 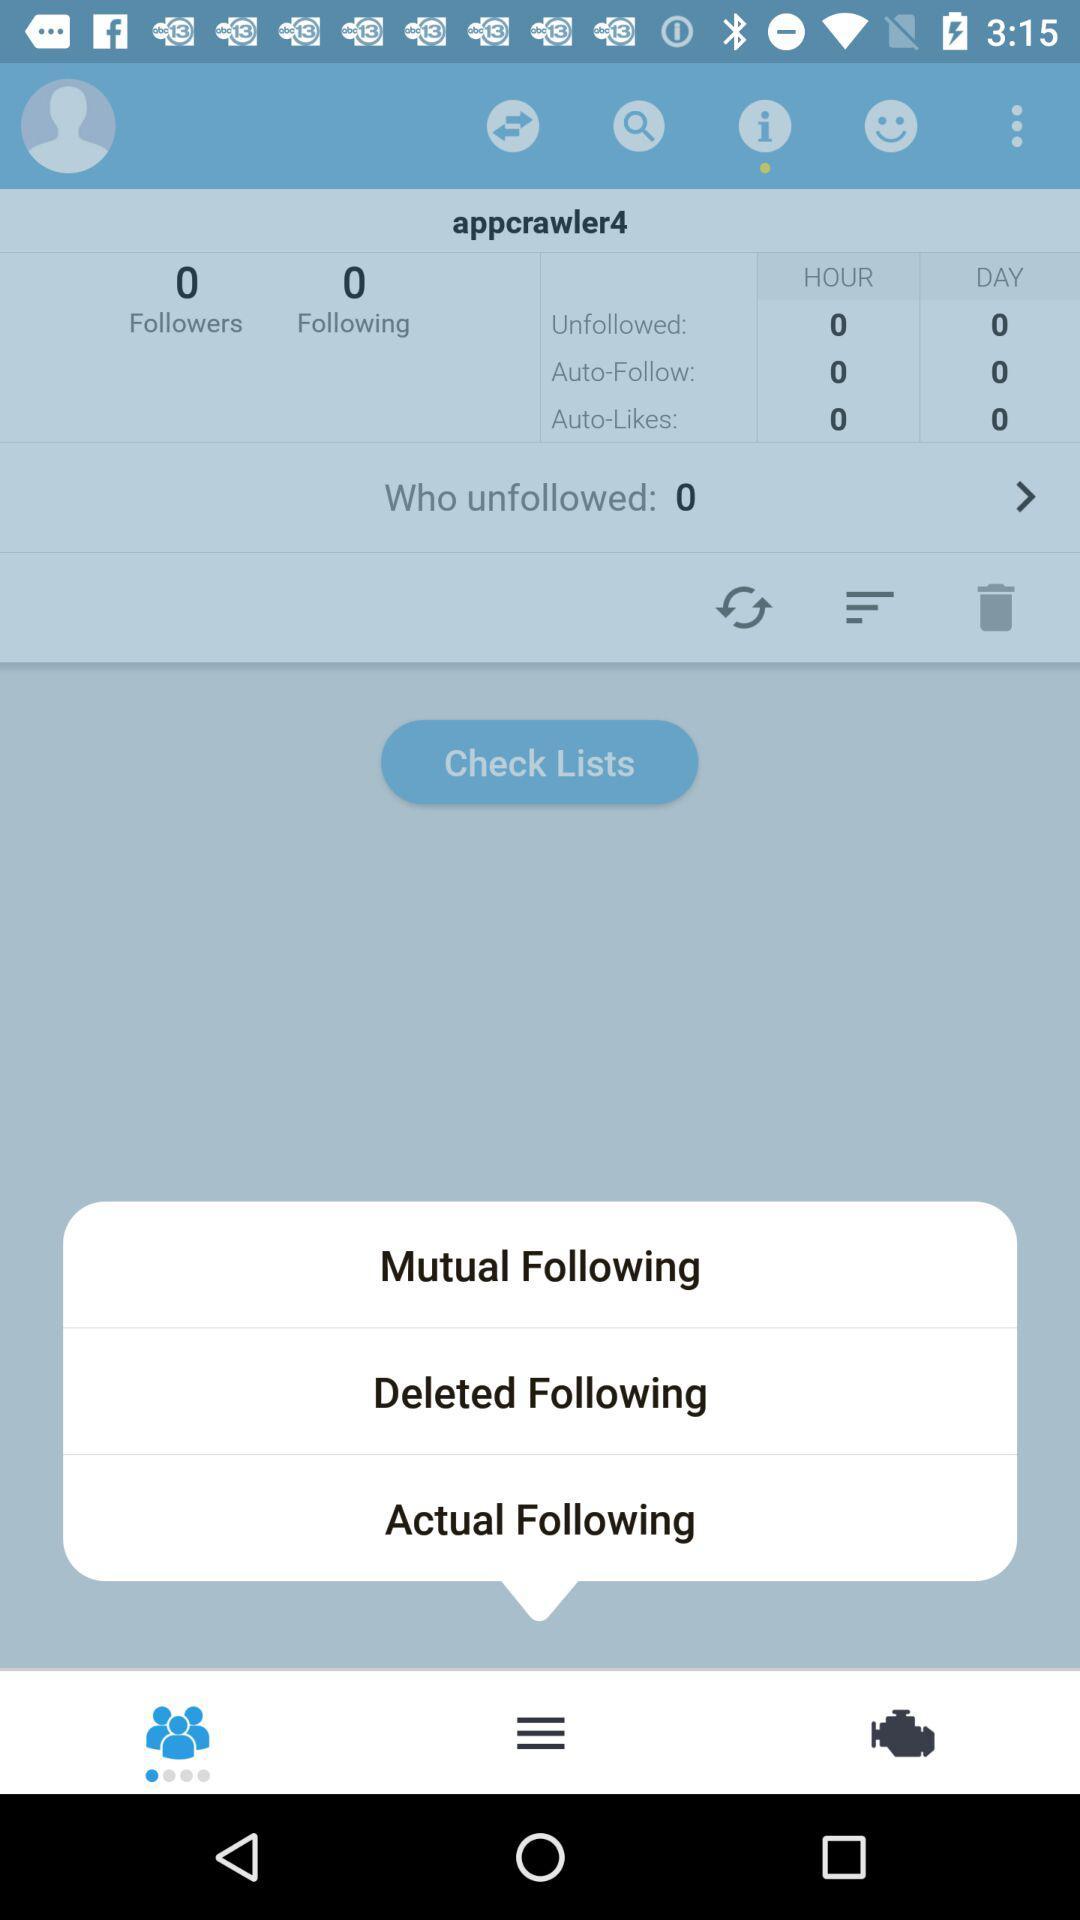 I want to click on the icon above appcrawler4 item, so click(x=764, y=124).